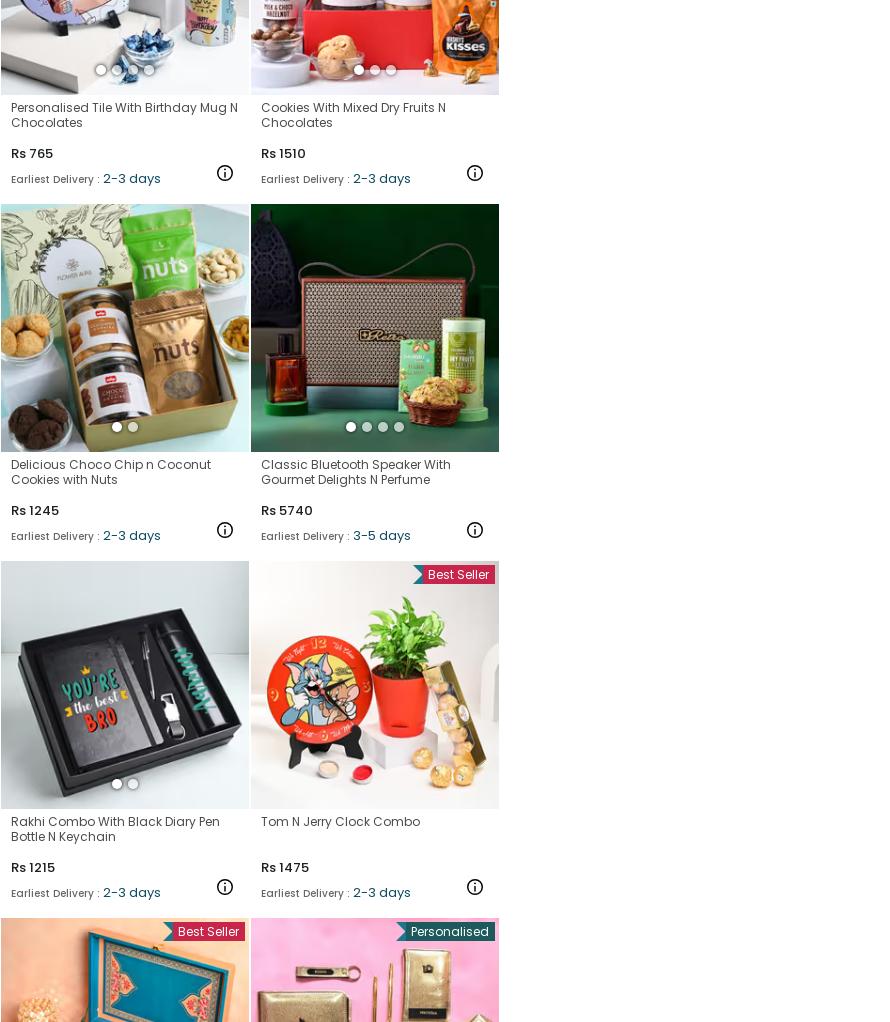 Image resolution: width=890 pixels, height=1022 pixels. Describe the element at coordinates (352, 533) in the screenshot. I see `'3-5 days'` at that location.